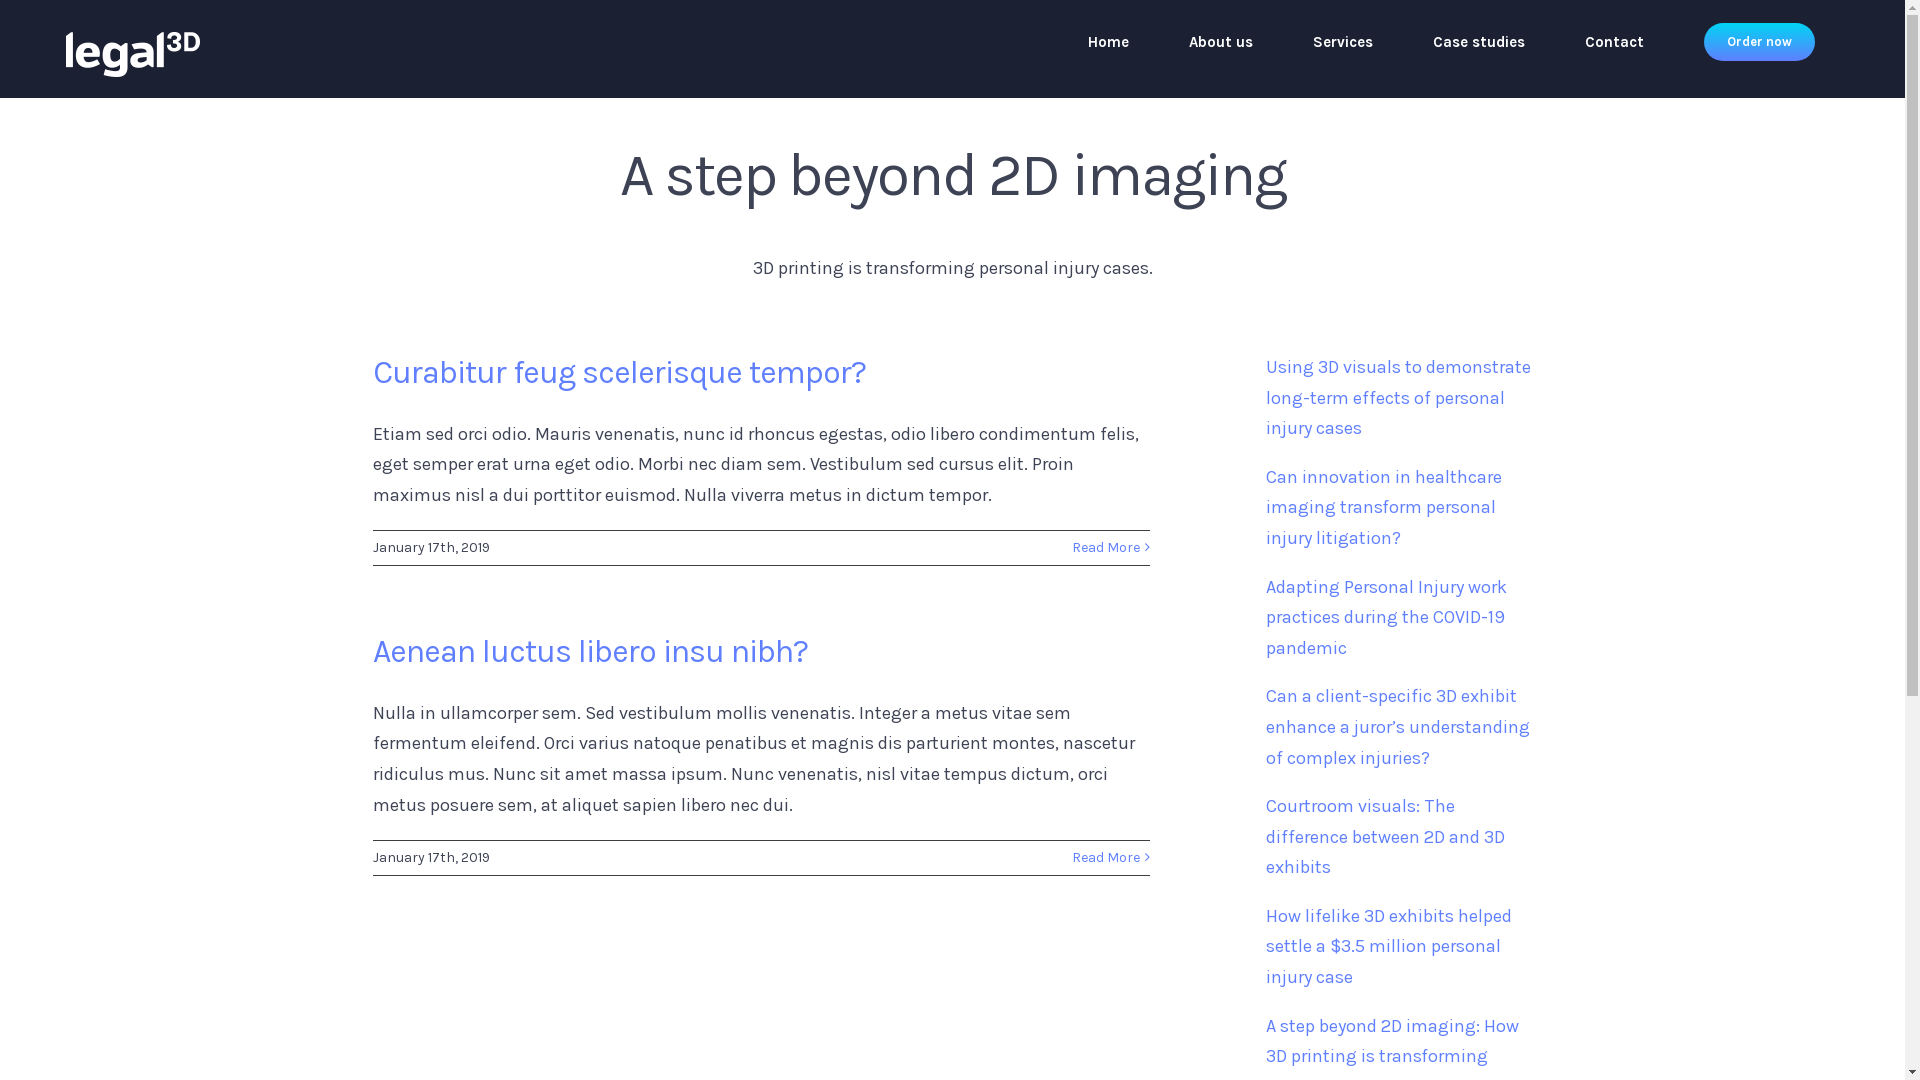  What do you see at coordinates (1478, 42) in the screenshot?
I see `'Case studies'` at bounding box center [1478, 42].